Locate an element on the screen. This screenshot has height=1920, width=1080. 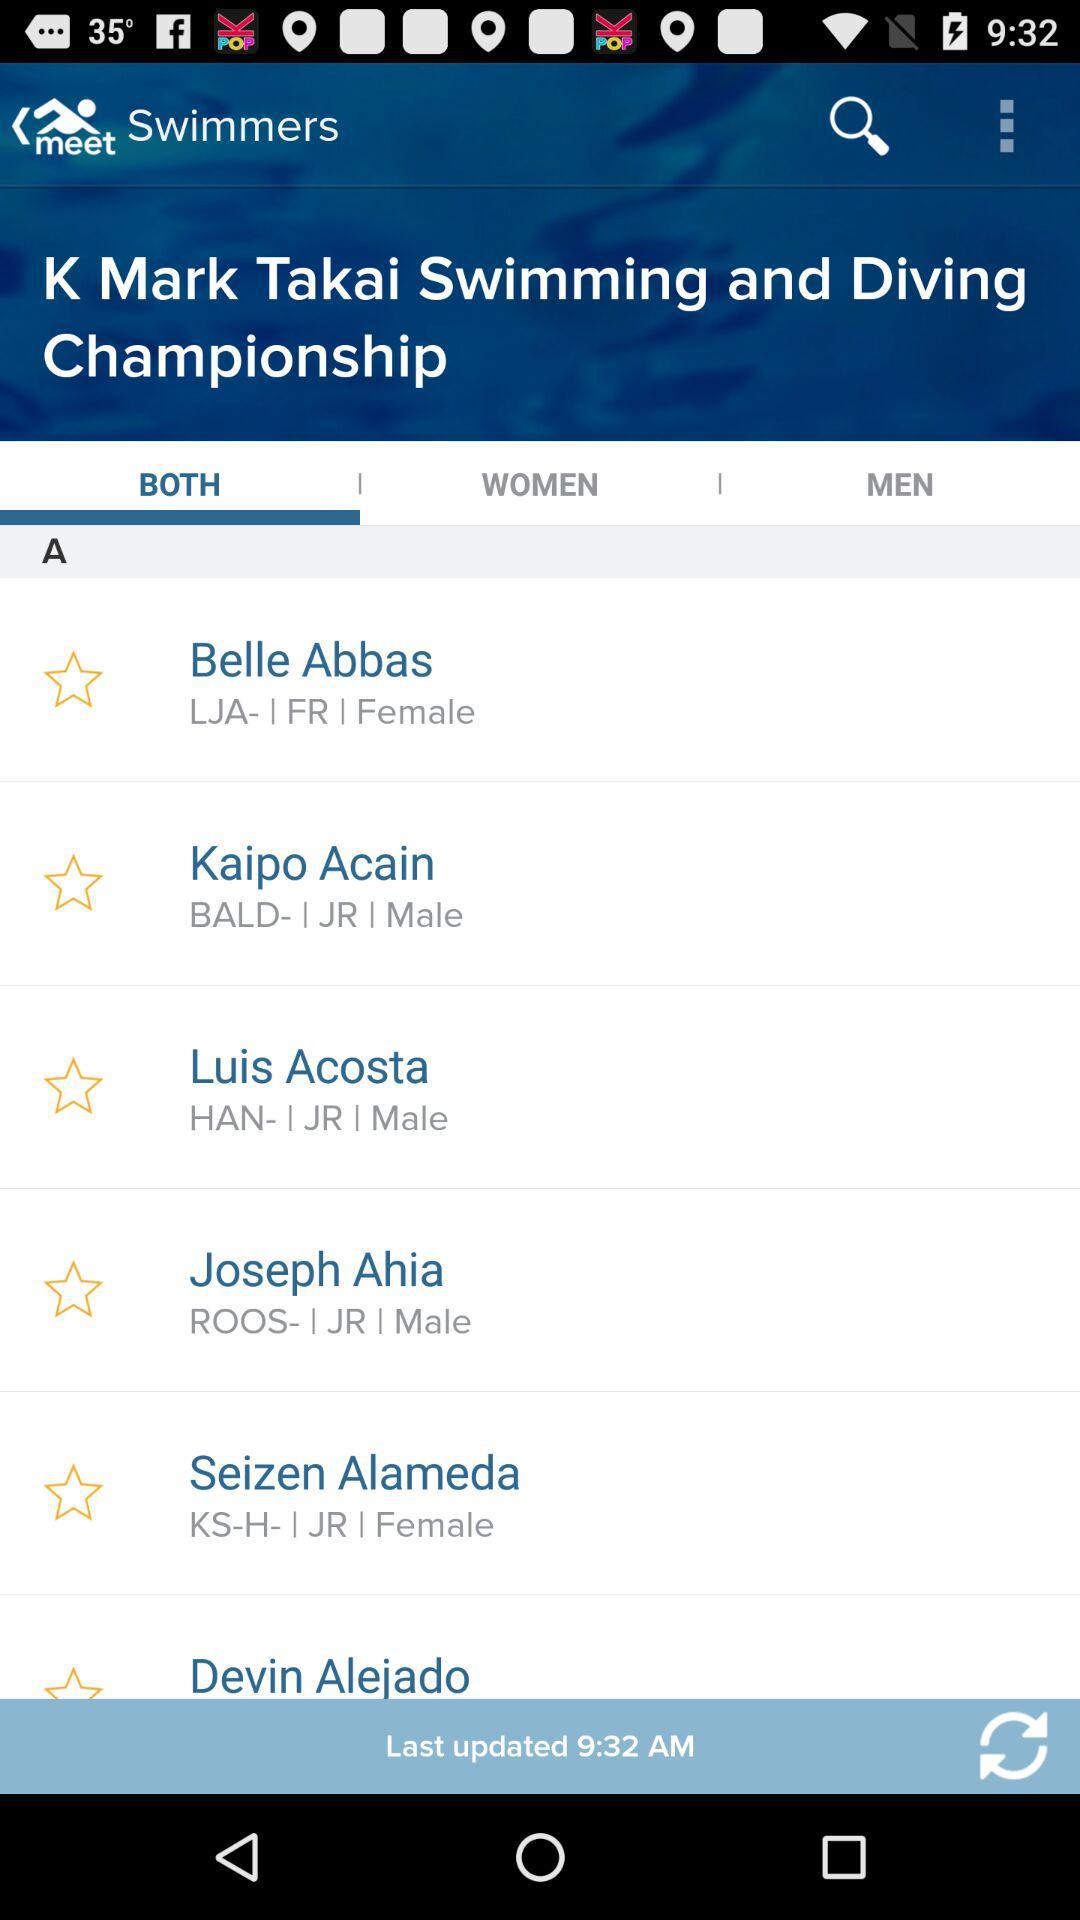
option is located at coordinates (1001, 1745).